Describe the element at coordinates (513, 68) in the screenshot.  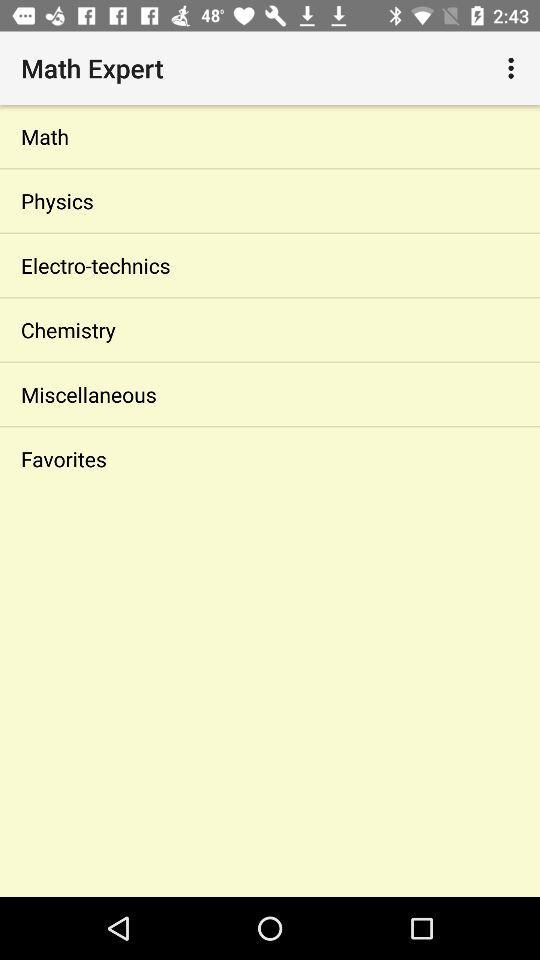
I see `the app to the right of the math expert` at that location.